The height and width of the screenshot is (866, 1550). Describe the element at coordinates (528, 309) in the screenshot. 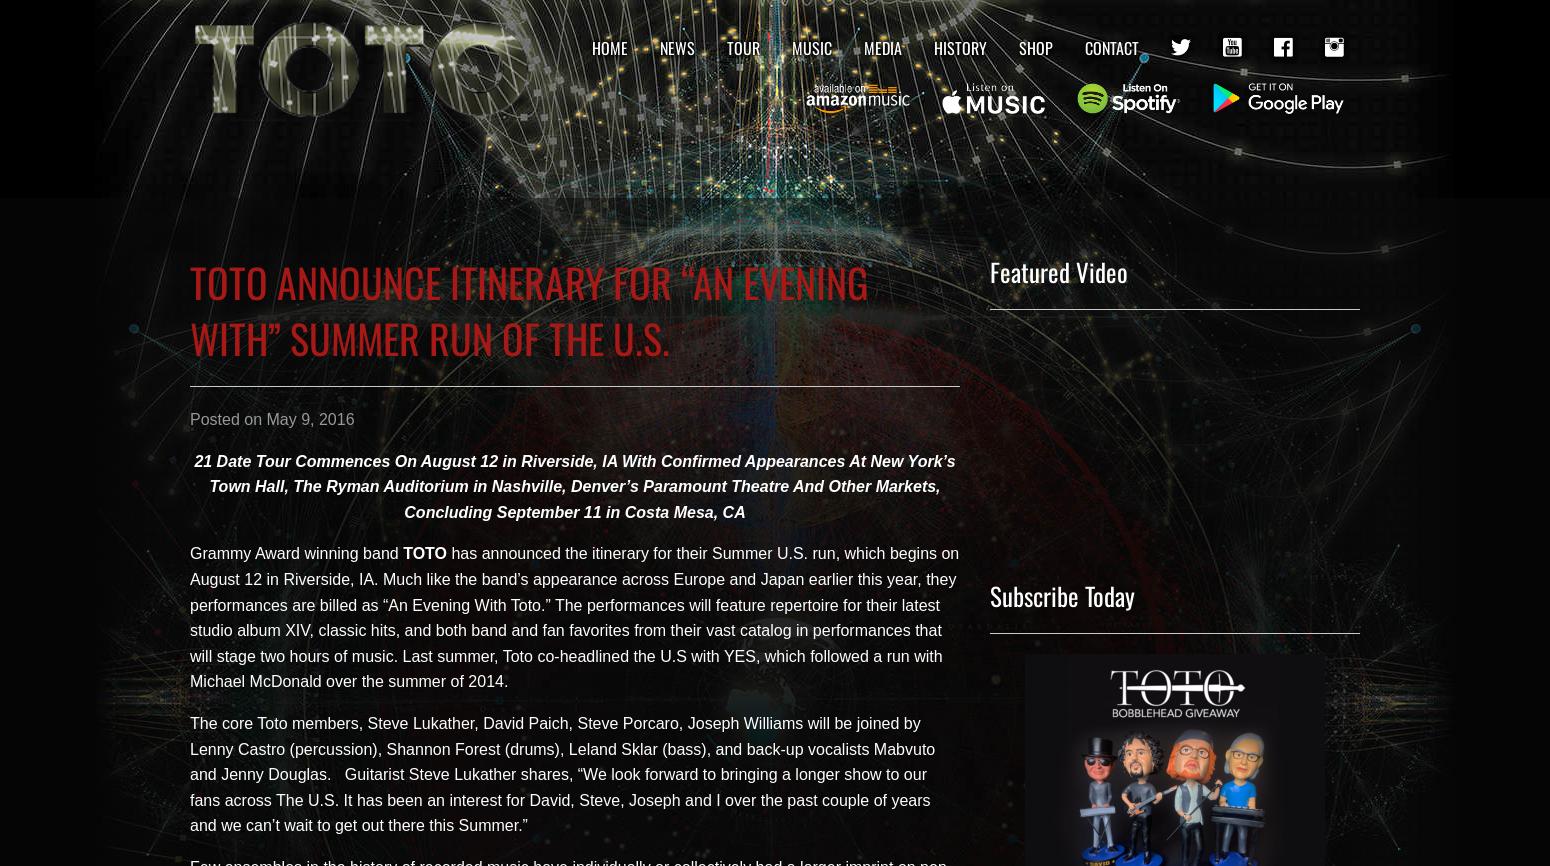

I see `'TOTO ANNOUNCE ITINERARY FOR “AN EVENING WITH” SUMMER RUN OF THE U.S.'` at that location.